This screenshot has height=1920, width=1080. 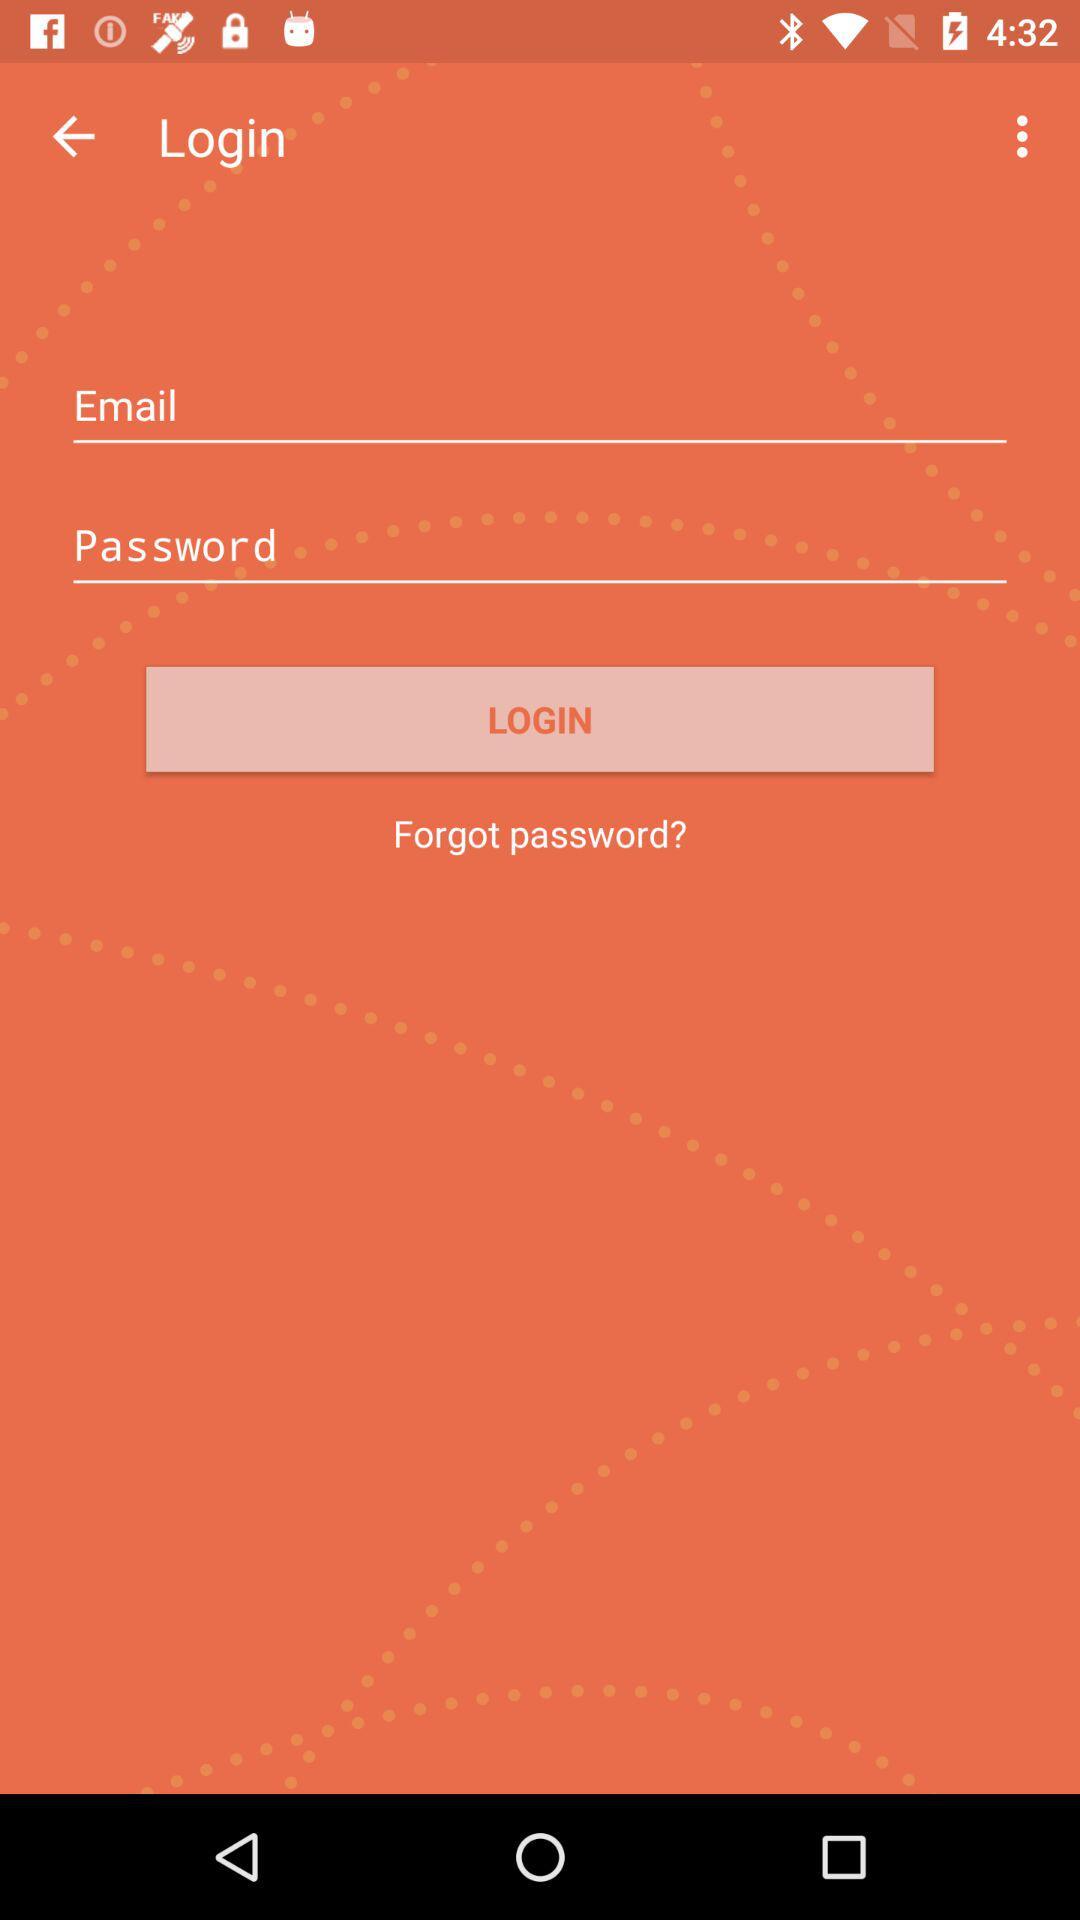 What do you see at coordinates (72, 135) in the screenshot?
I see `backword option` at bounding box center [72, 135].